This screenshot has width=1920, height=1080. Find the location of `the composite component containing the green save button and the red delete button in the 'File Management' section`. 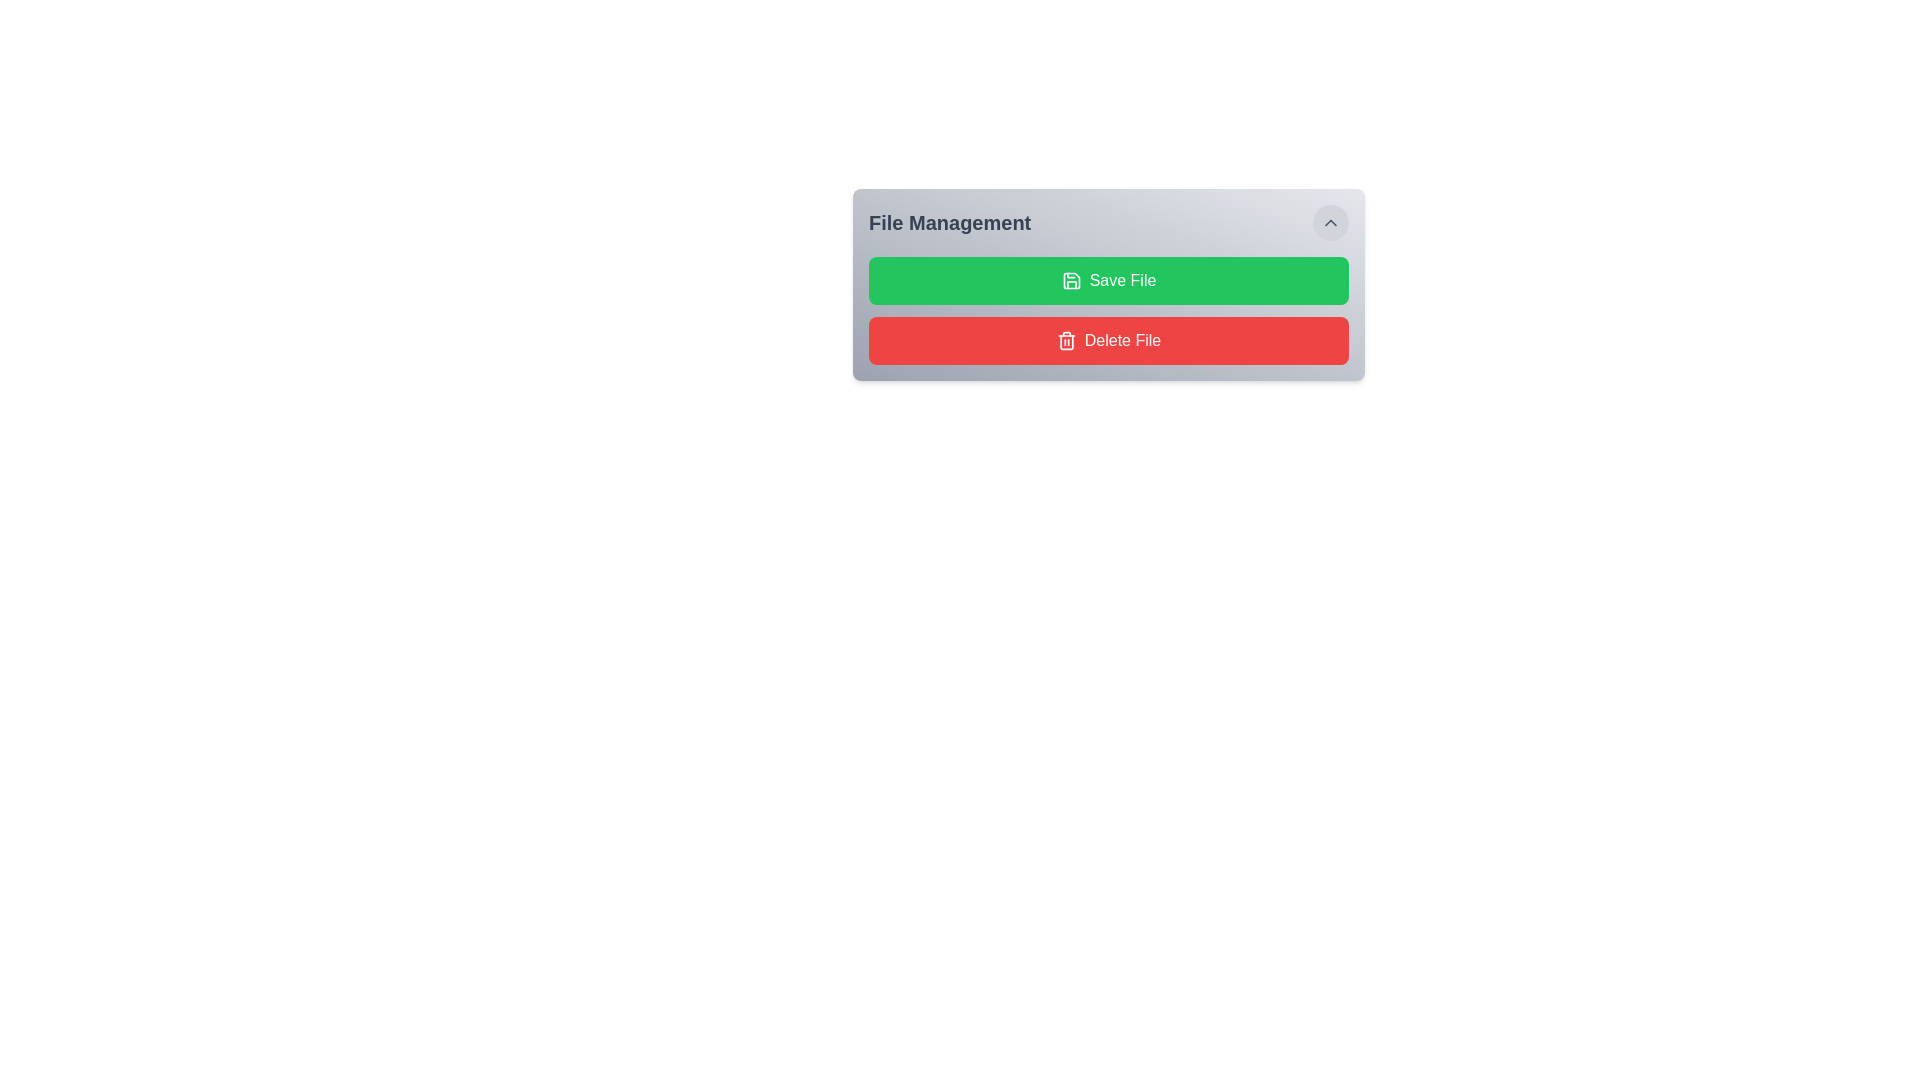

the composite component containing the green save button and the red delete button in the 'File Management' section is located at coordinates (1107, 311).